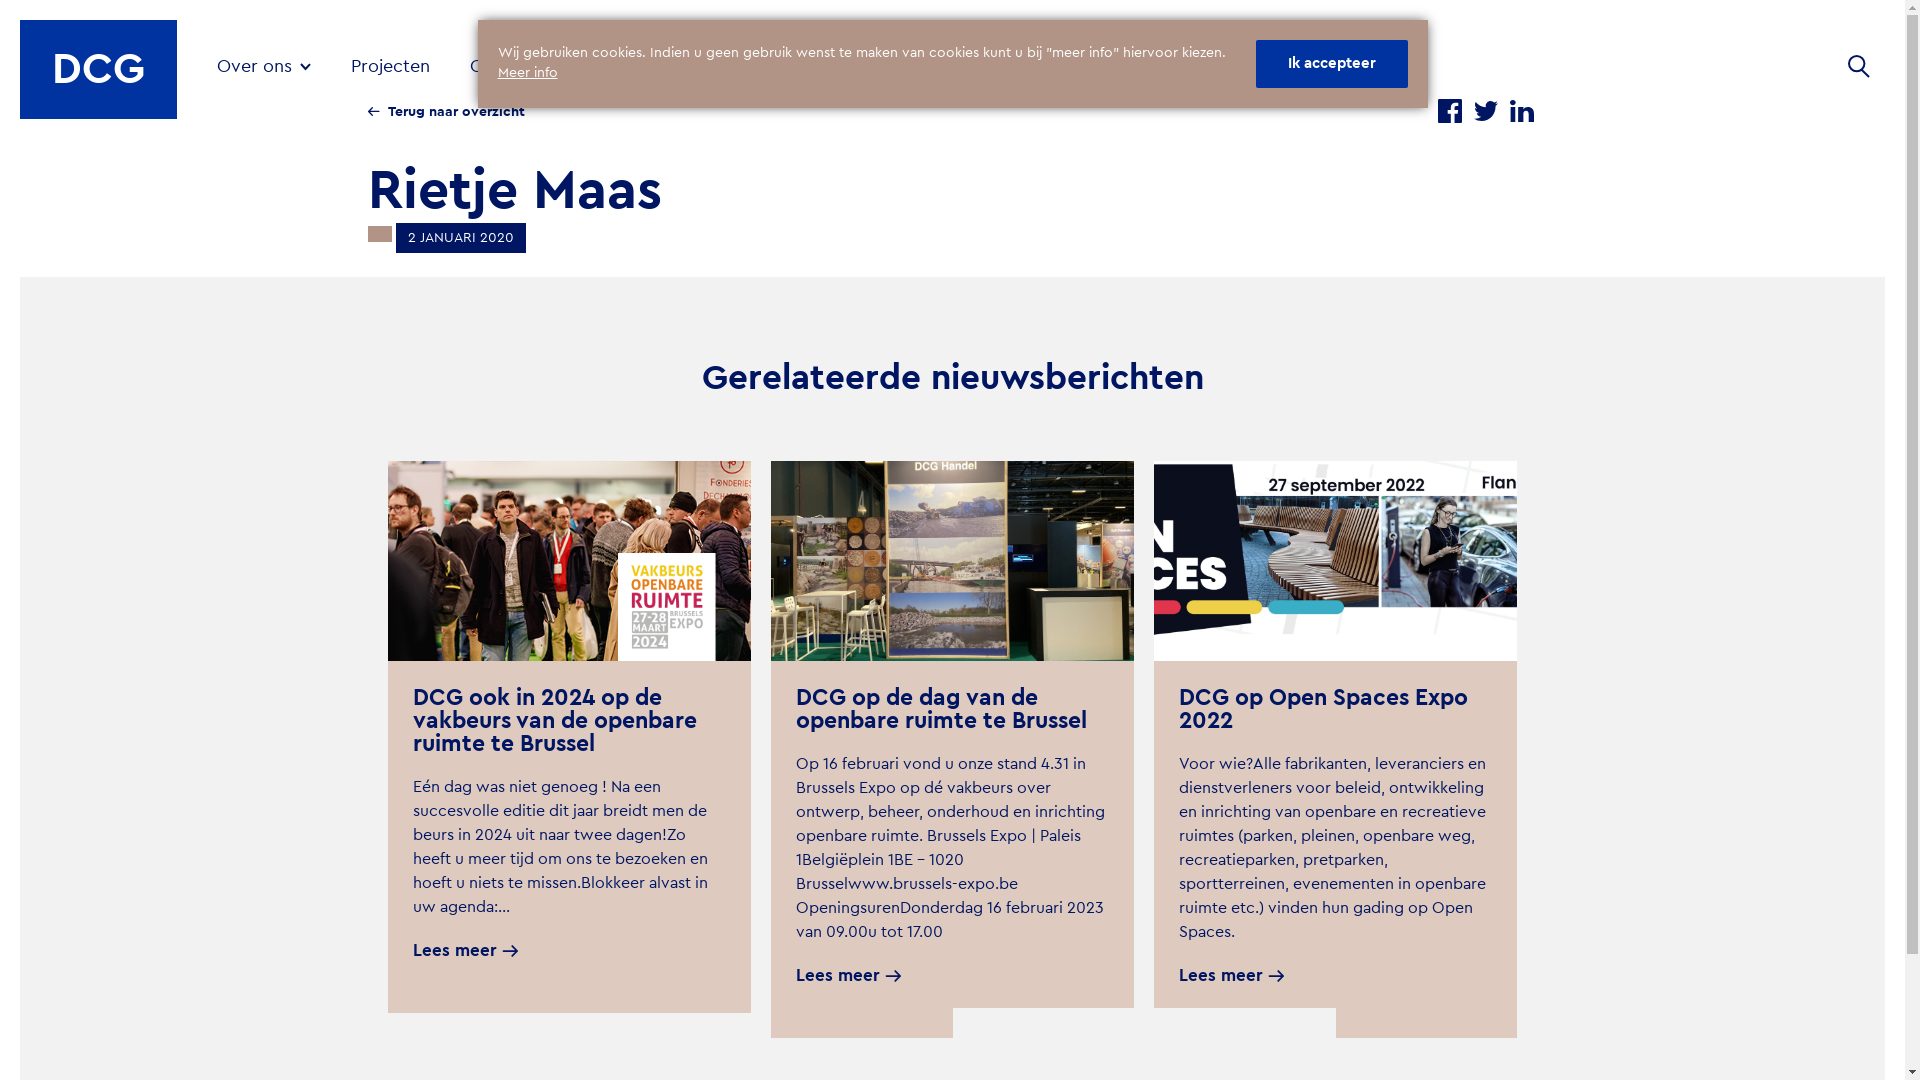 This screenshot has width=1920, height=1080. Describe the element at coordinates (390, 64) in the screenshot. I see `'Projecten'` at that location.